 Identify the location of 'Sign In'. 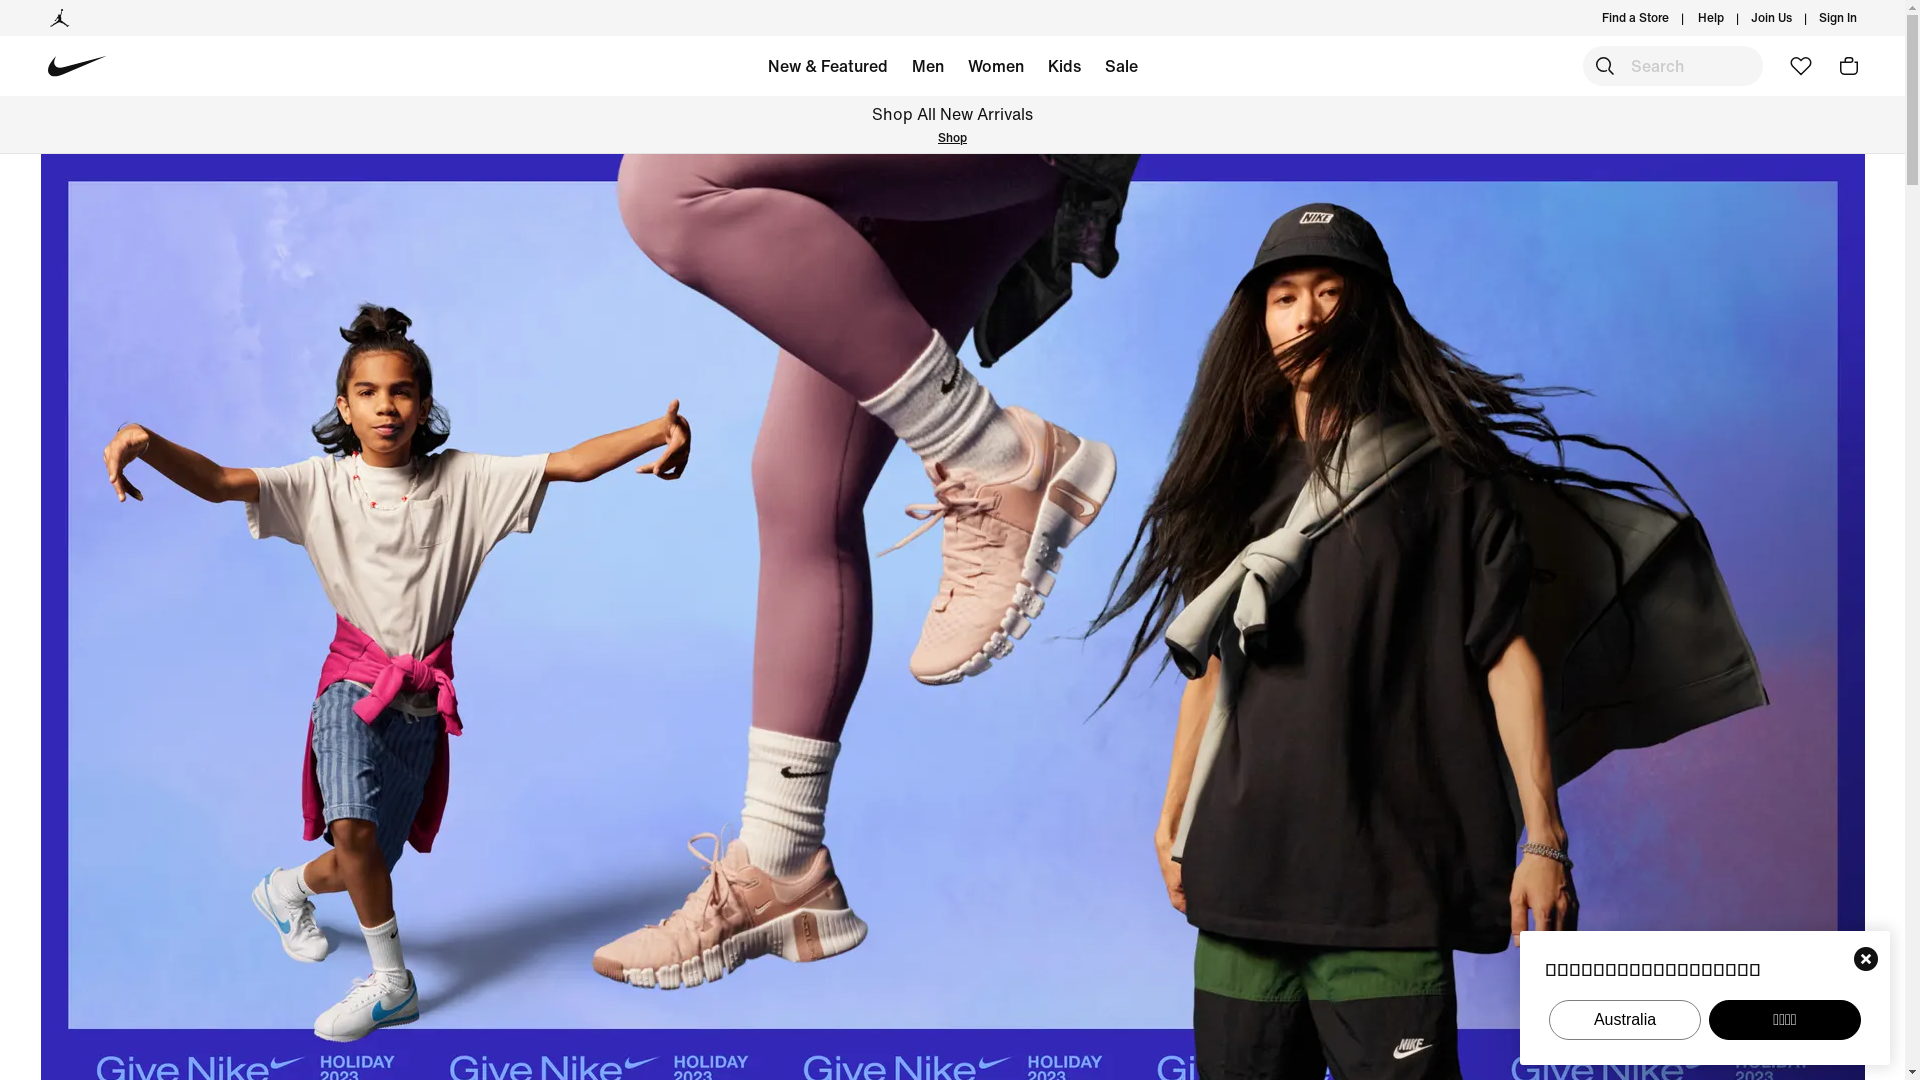
(1838, 18).